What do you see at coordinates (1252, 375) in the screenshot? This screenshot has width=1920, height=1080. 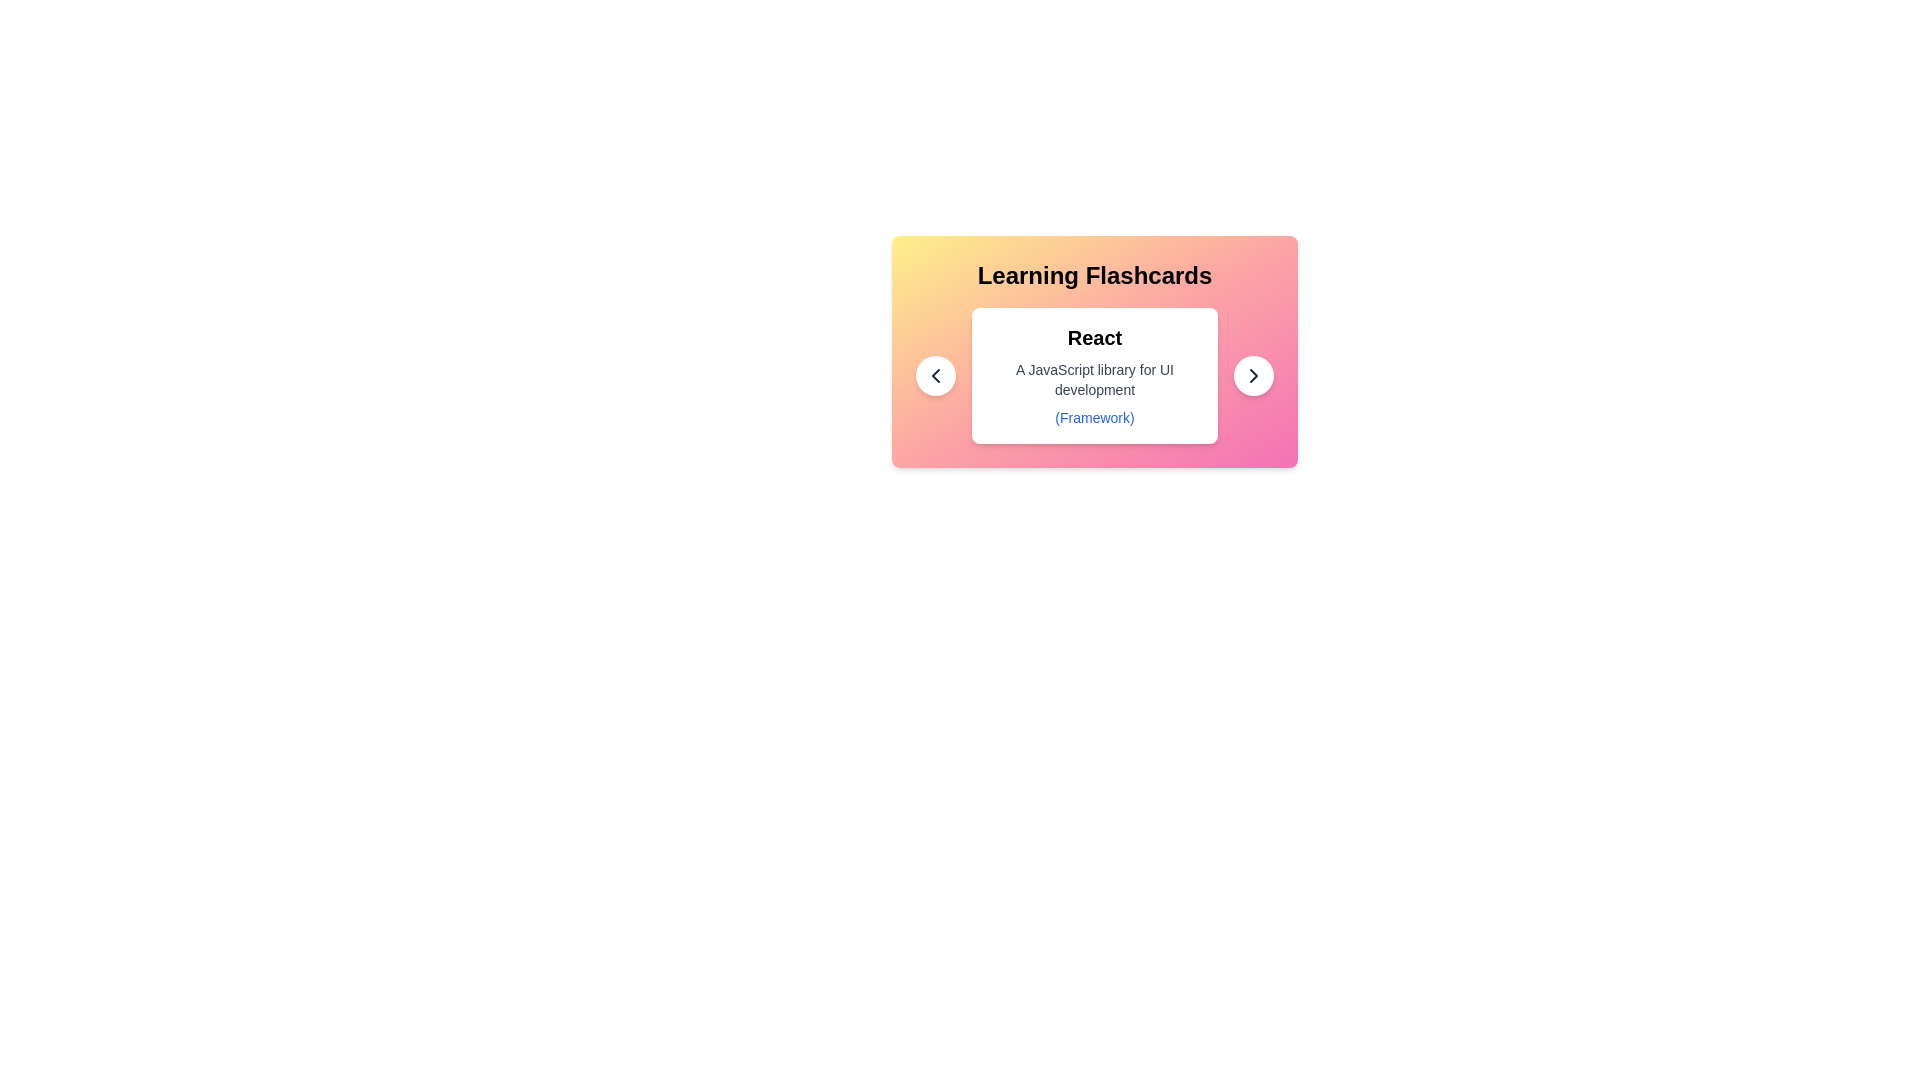 I see `the right arrow button to navigate to the next flashcard` at bounding box center [1252, 375].